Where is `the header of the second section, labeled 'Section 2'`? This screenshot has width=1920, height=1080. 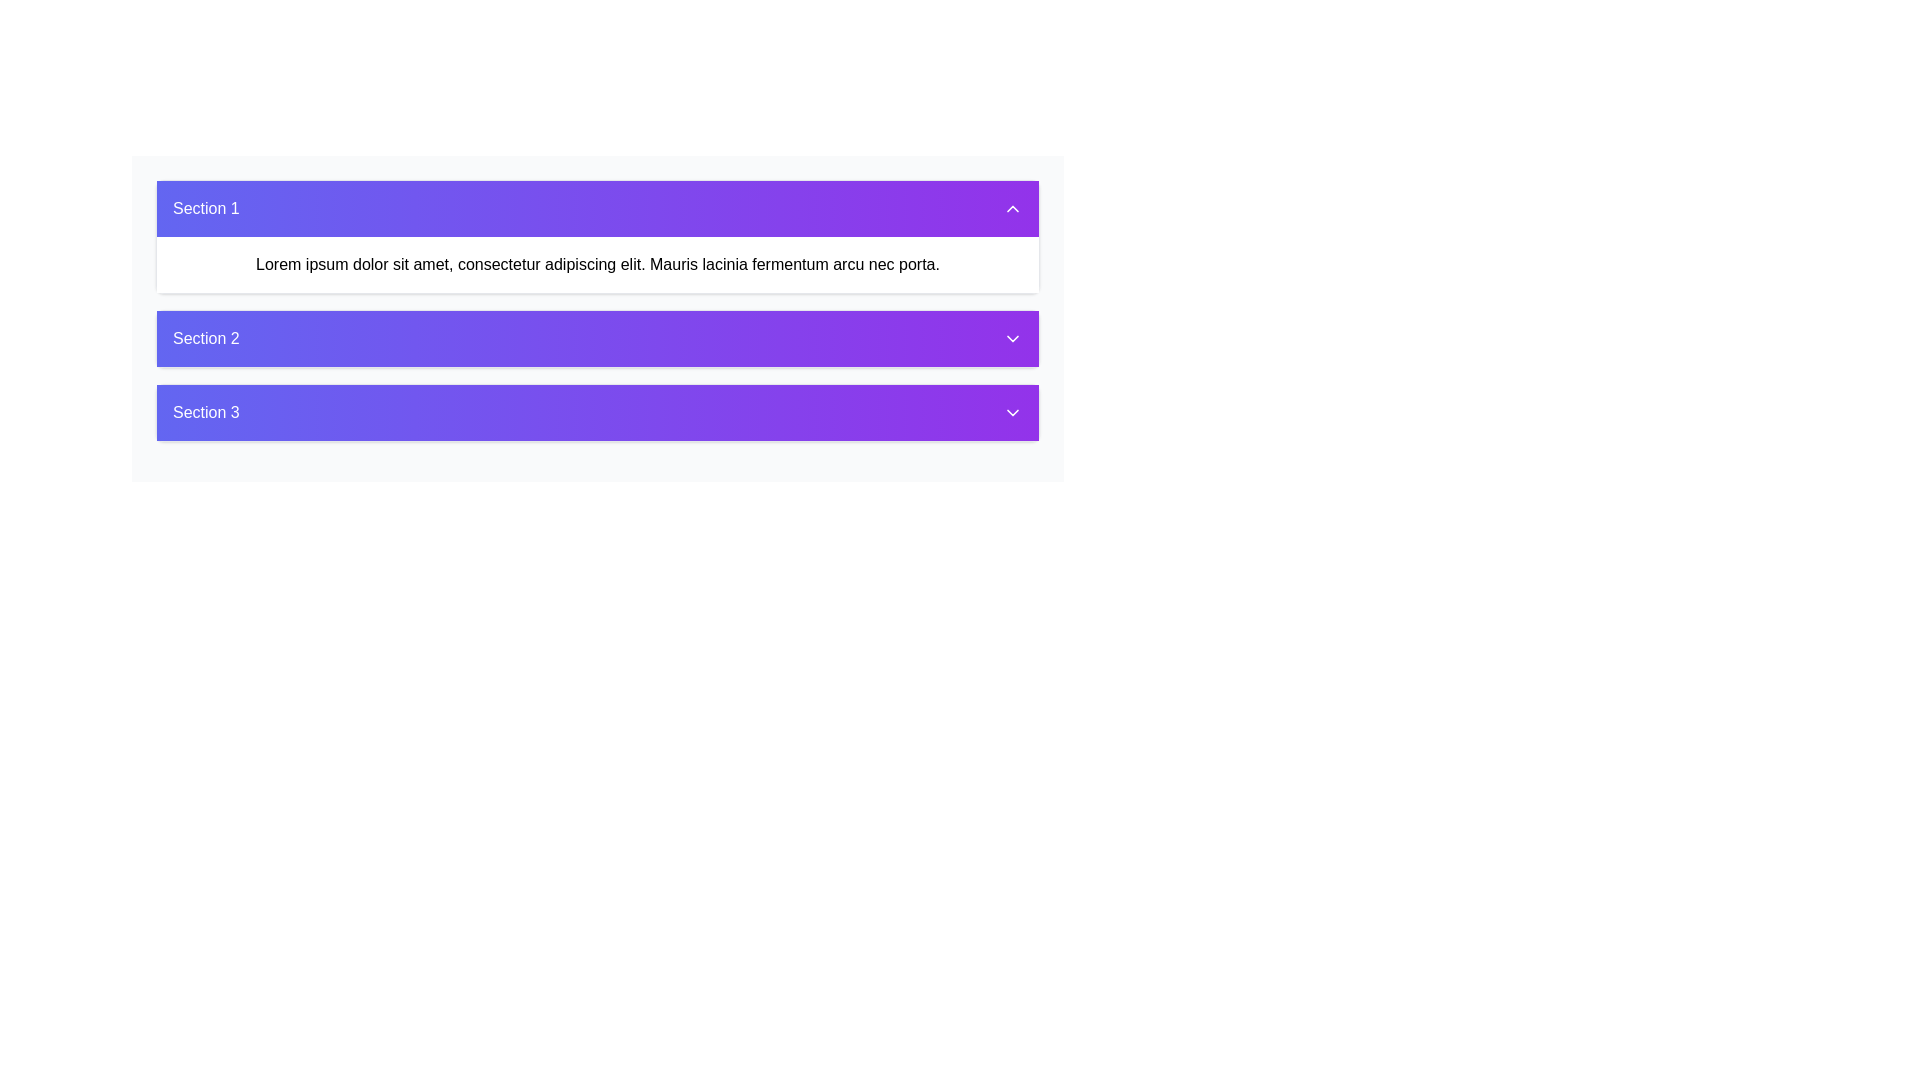 the header of the second section, labeled 'Section 2' is located at coordinates (597, 318).